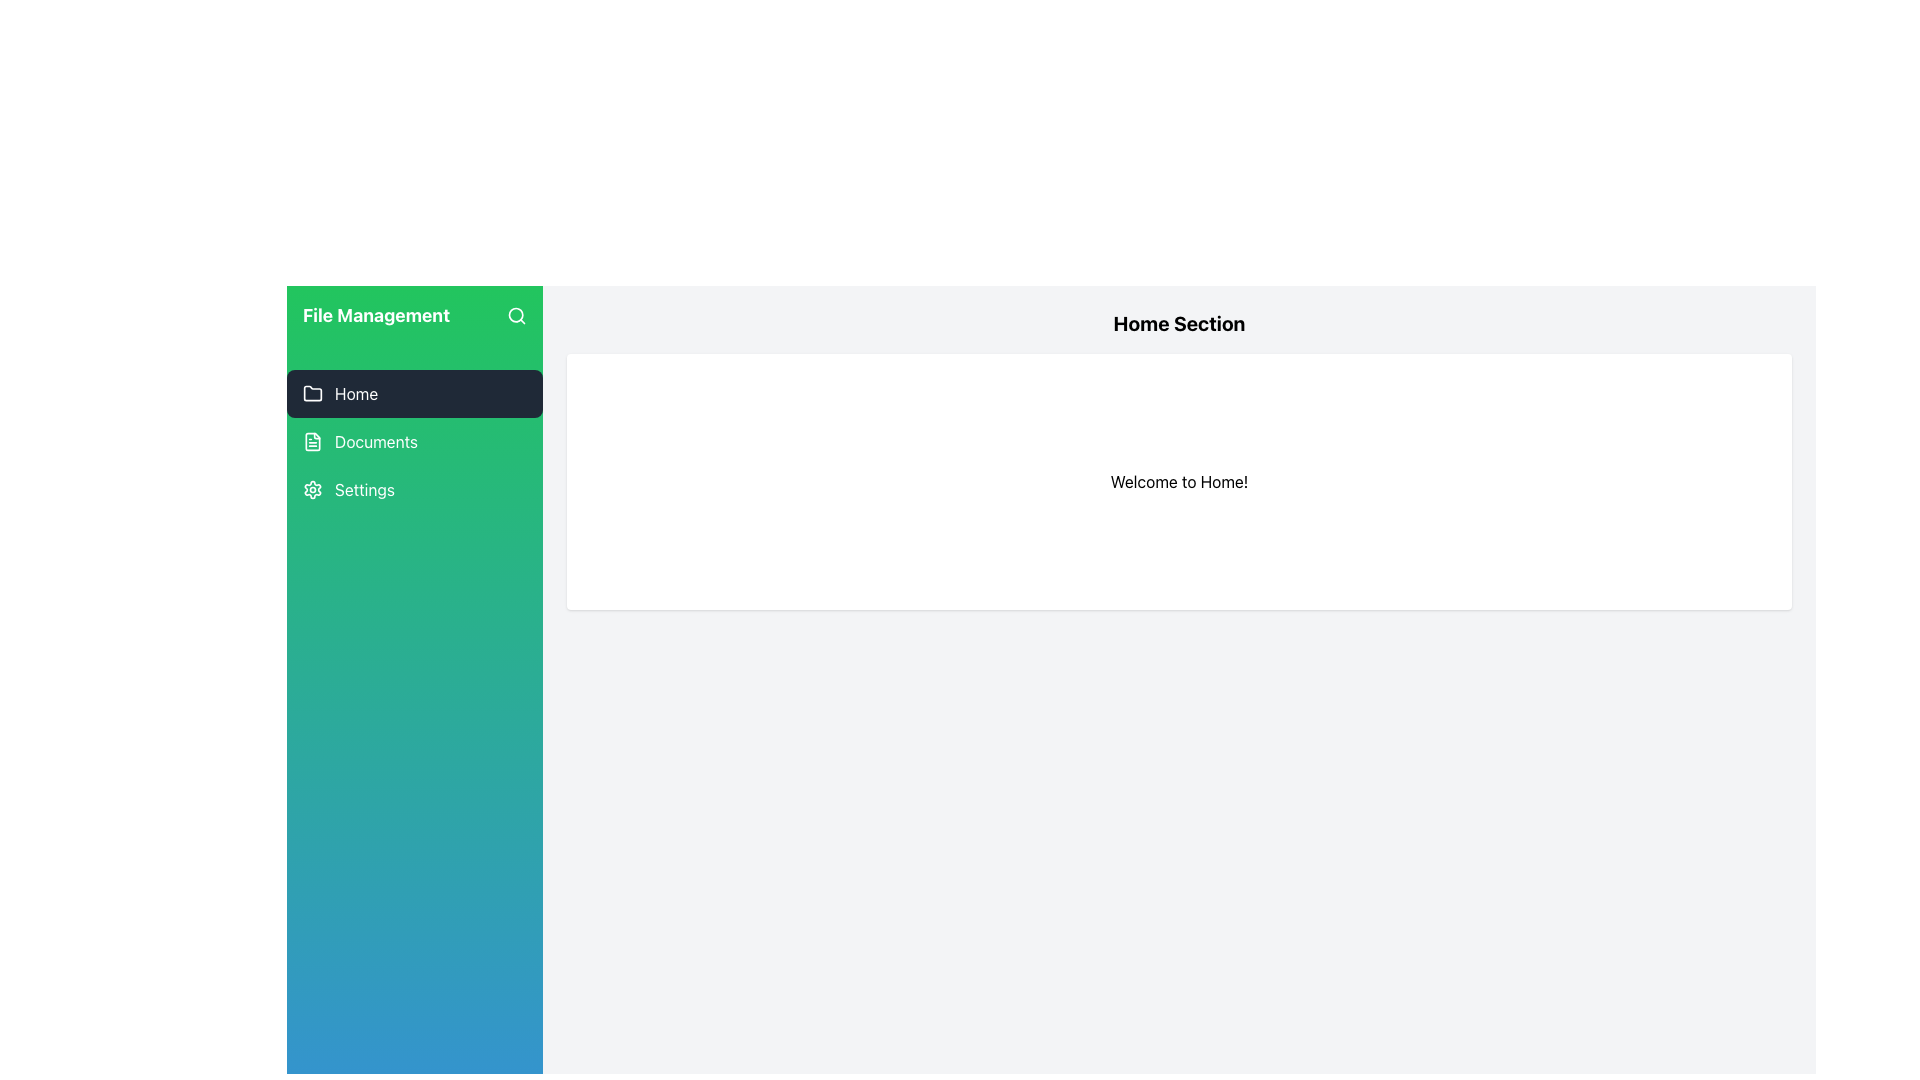 Image resolution: width=1920 pixels, height=1080 pixels. What do you see at coordinates (517, 315) in the screenshot?
I see `the search icon (magnifying glass) located at the far right end of the green background area in the 'File Management' section` at bounding box center [517, 315].